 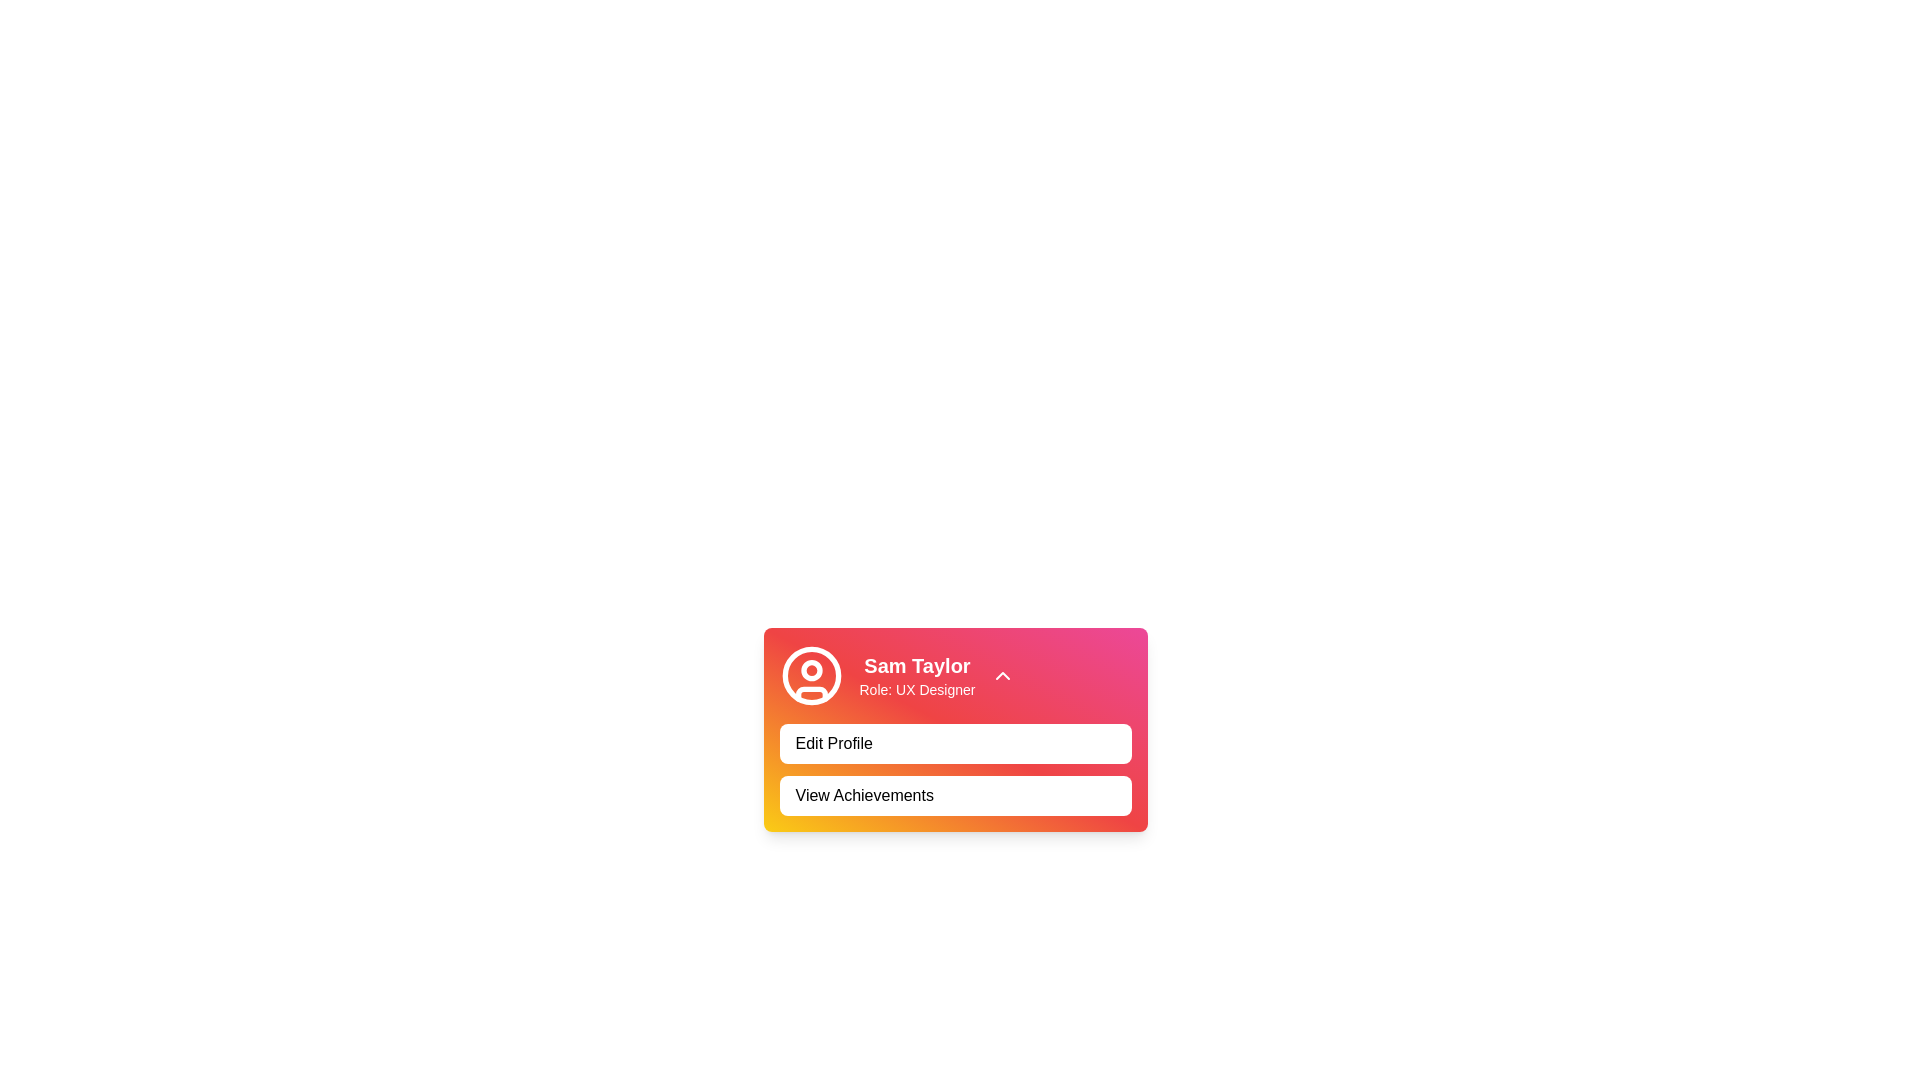 I want to click on the text block containing the header 'Sam Taylor' and the subheader 'Role: UX Designer', which features white text on a gradient background in a card layout, so click(x=916, y=675).